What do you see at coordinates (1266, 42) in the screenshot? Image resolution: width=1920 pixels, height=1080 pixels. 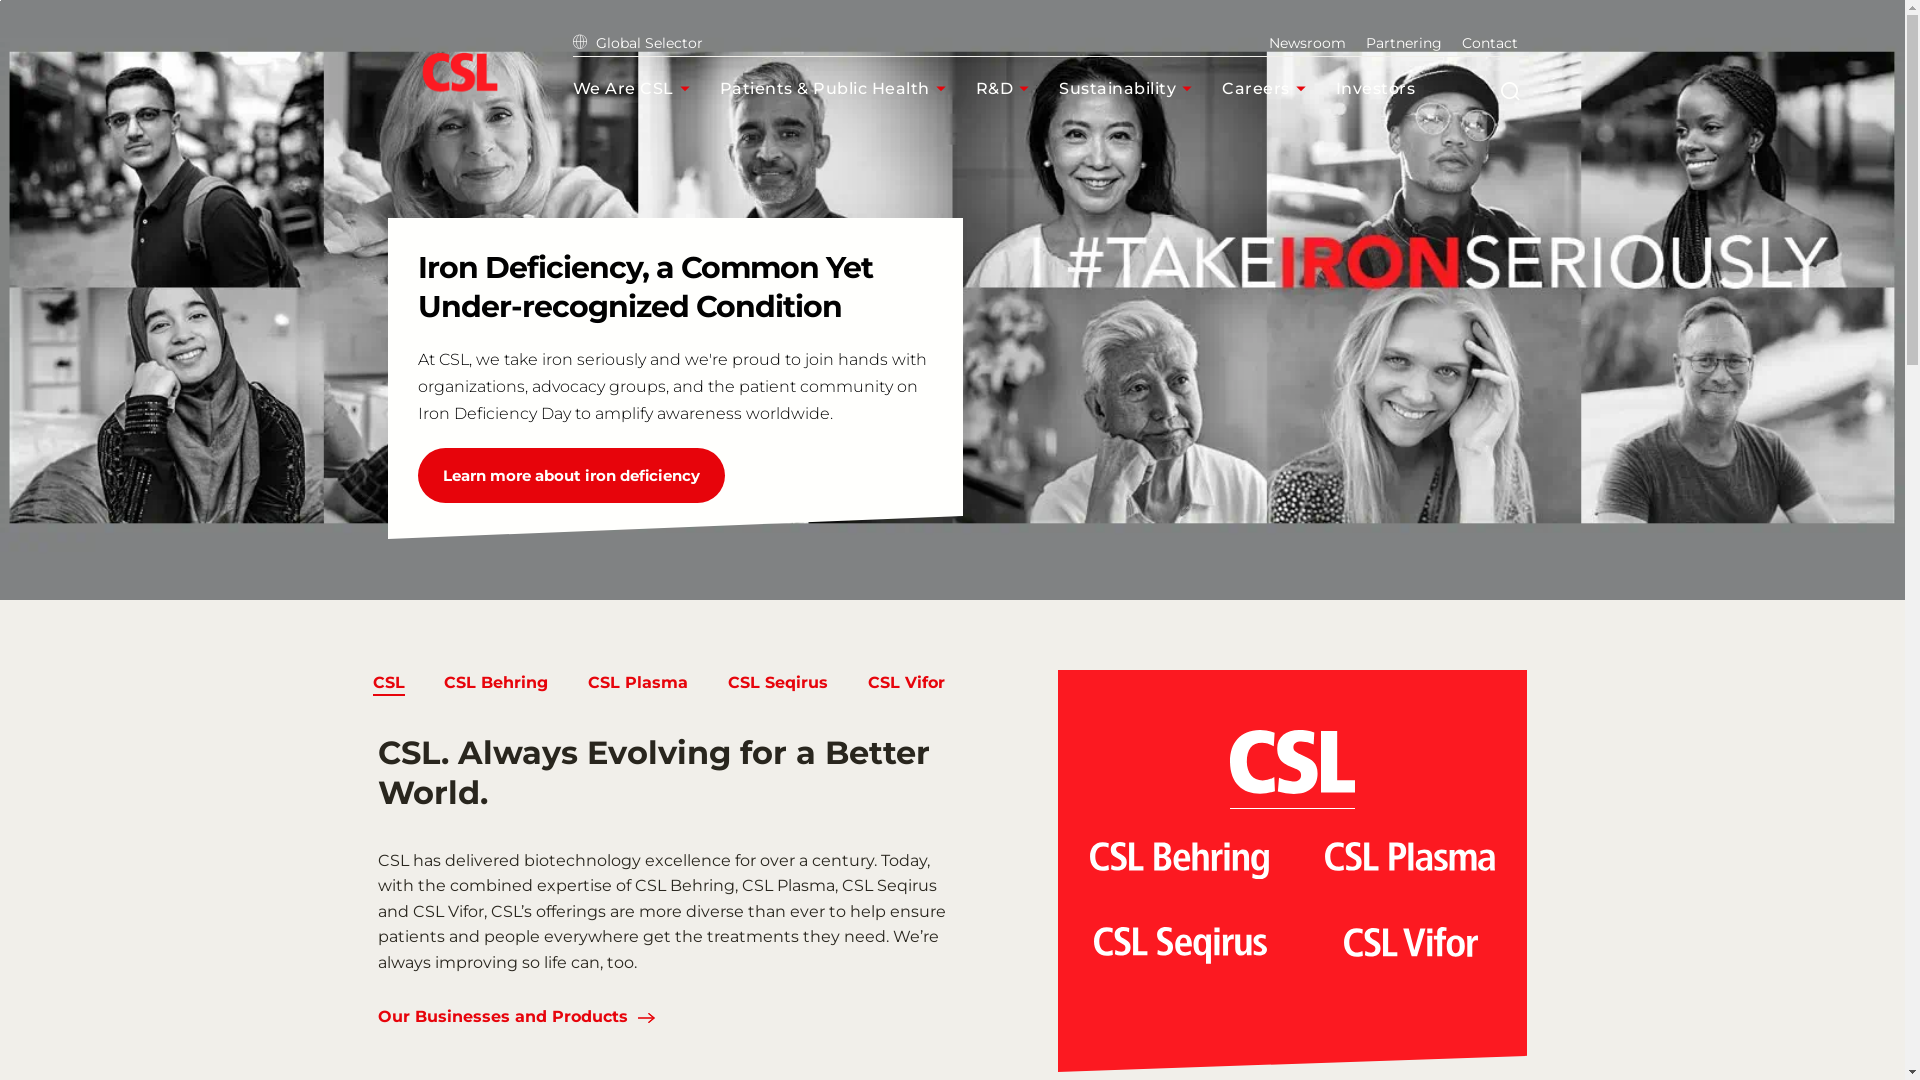 I see `'Newsroom'` at bounding box center [1266, 42].